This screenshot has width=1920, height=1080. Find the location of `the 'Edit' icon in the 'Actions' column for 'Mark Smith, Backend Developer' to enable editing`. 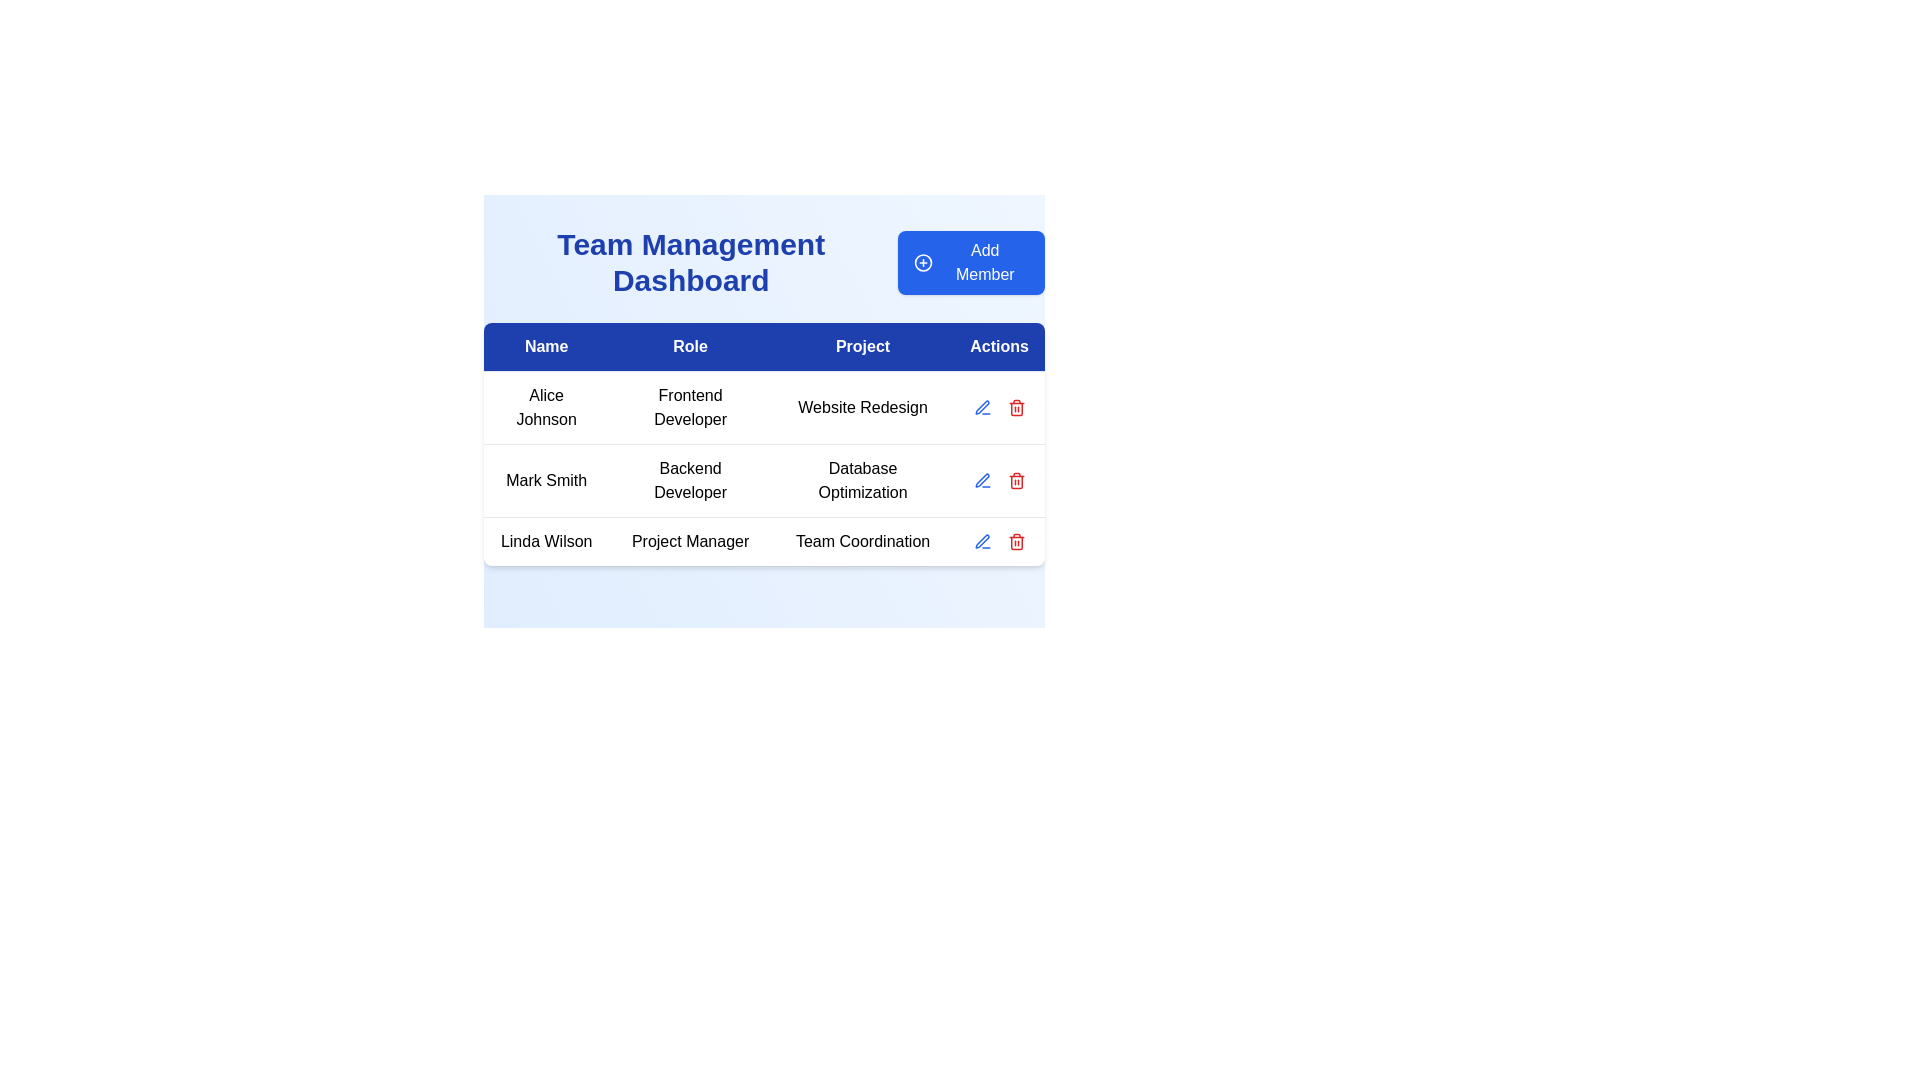

the 'Edit' icon in the 'Actions' column for 'Mark Smith, Backend Developer' to enable editing is located at coordinates (982, 406).